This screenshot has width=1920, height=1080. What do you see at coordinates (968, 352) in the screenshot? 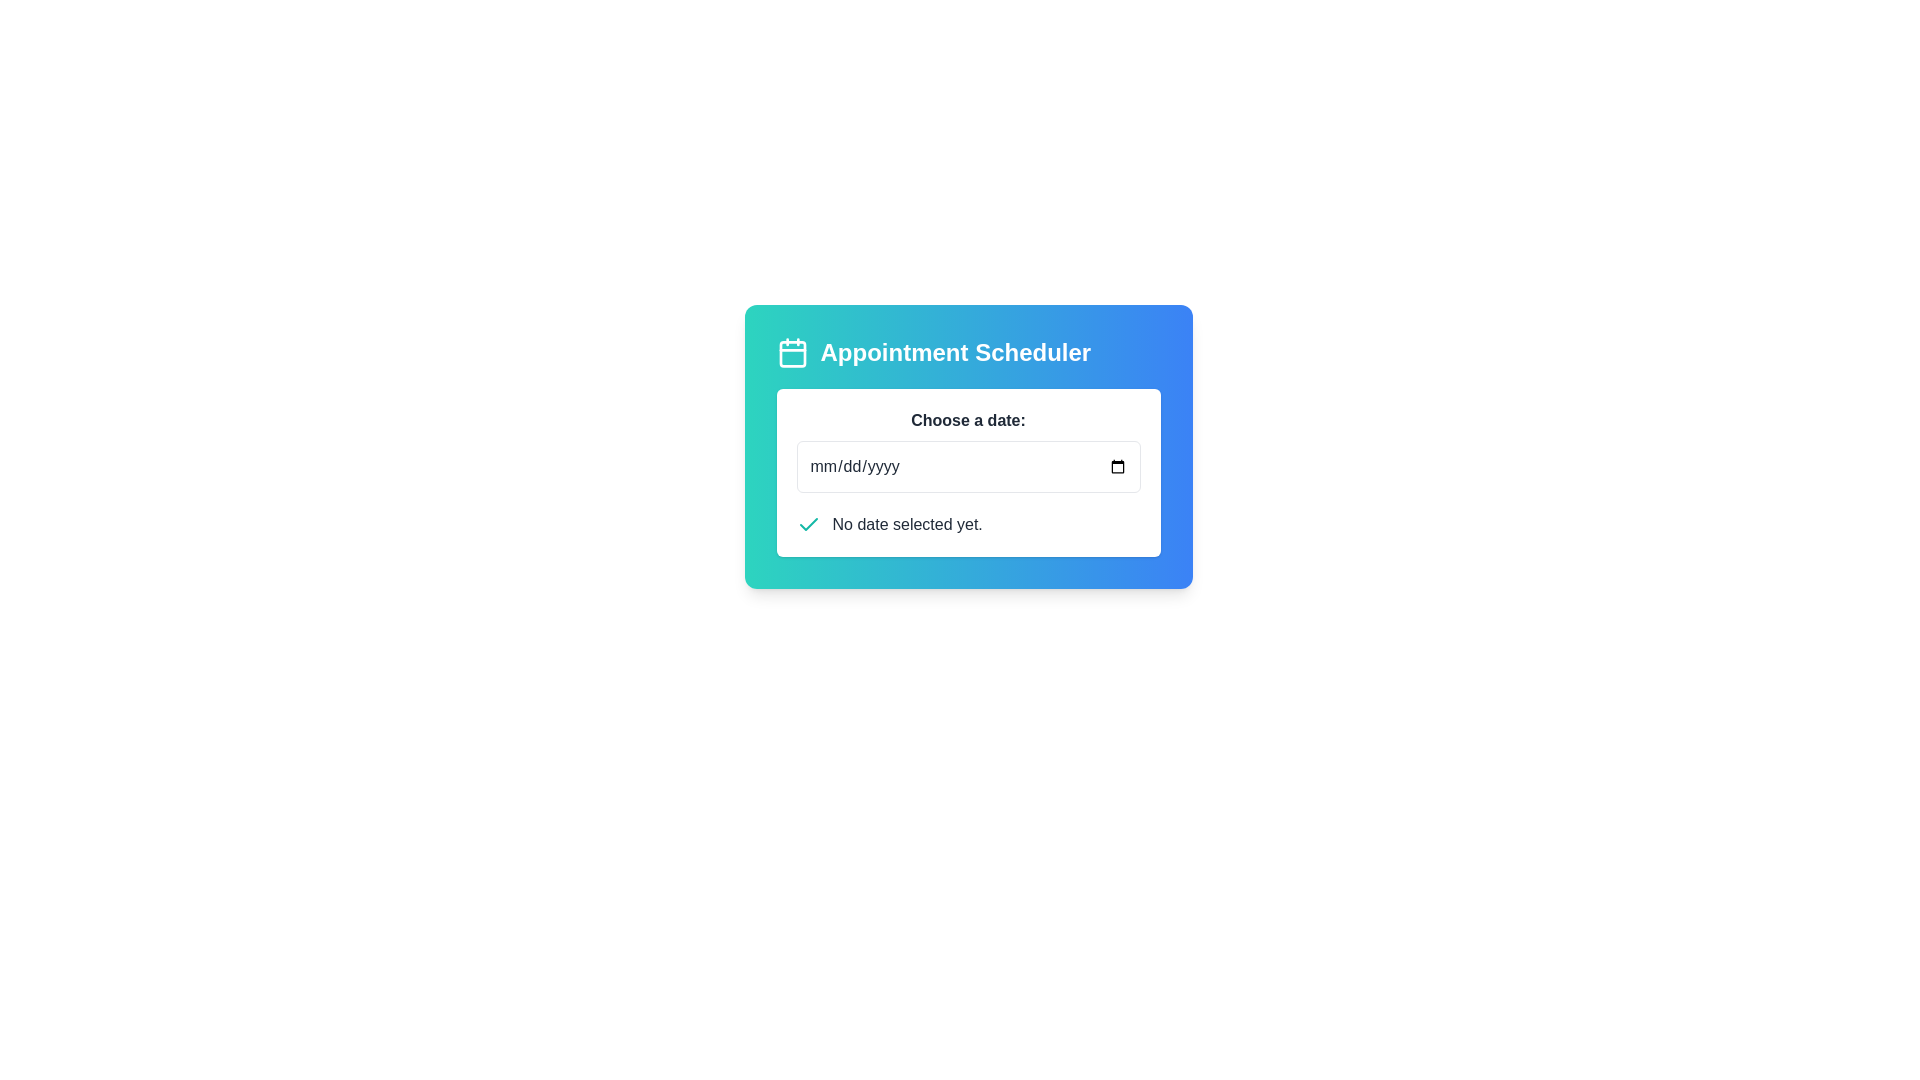
I see `the 'Appointment Scheduler' heading with an icon, which features a bold, large white text on a gradient teal to blue background, located at the top of the content block` at bounding box center [968, 352].